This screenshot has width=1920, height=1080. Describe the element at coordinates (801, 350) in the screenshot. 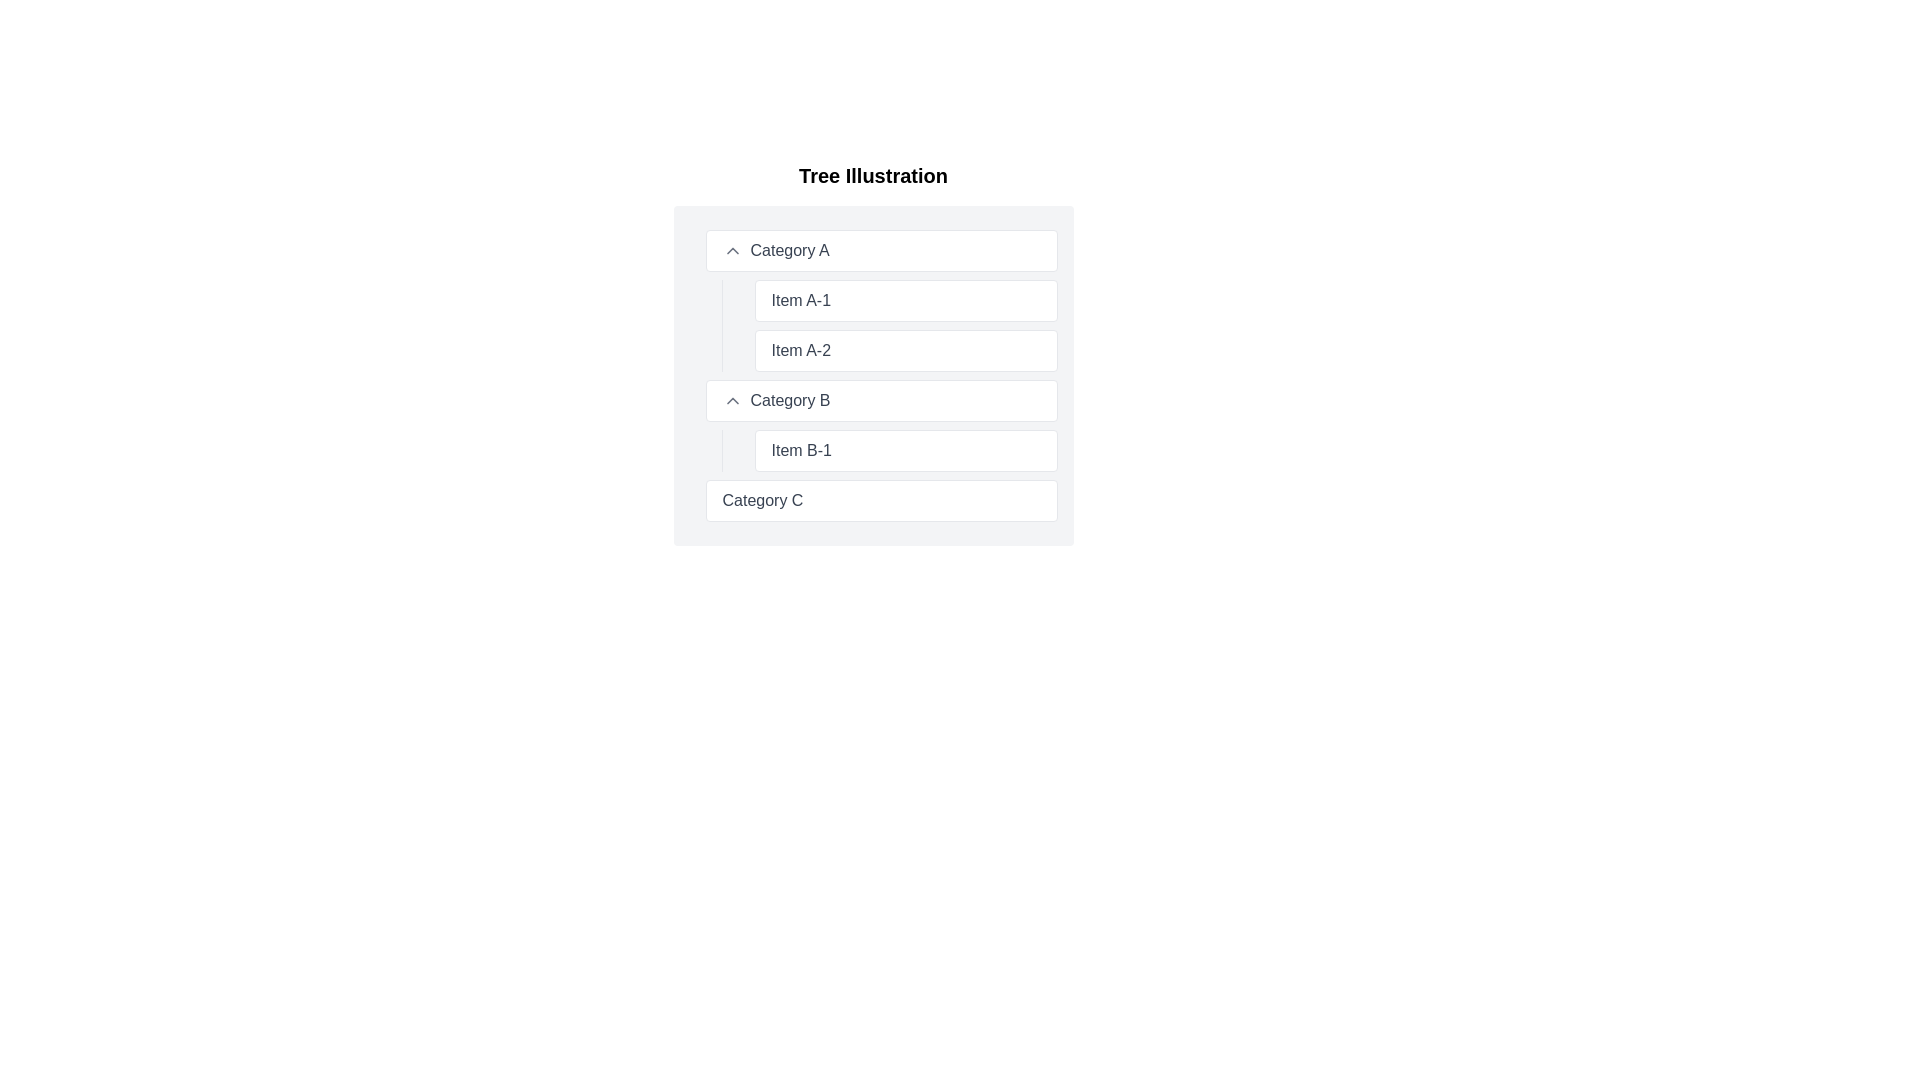

I see `text content of the label displaying 'Item A-2', which is styled with medium font weight and gray color, located in the second position under 'Category A'` at that location.